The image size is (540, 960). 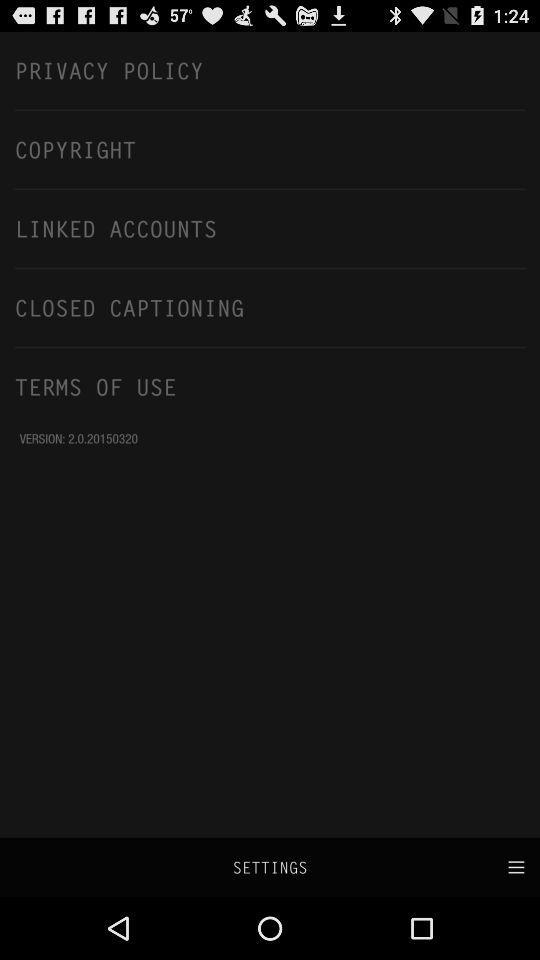 What do you see at coordinates (270, 385) in the screenshot?
I see `the terms of use item` at bounding box center [270, 385].